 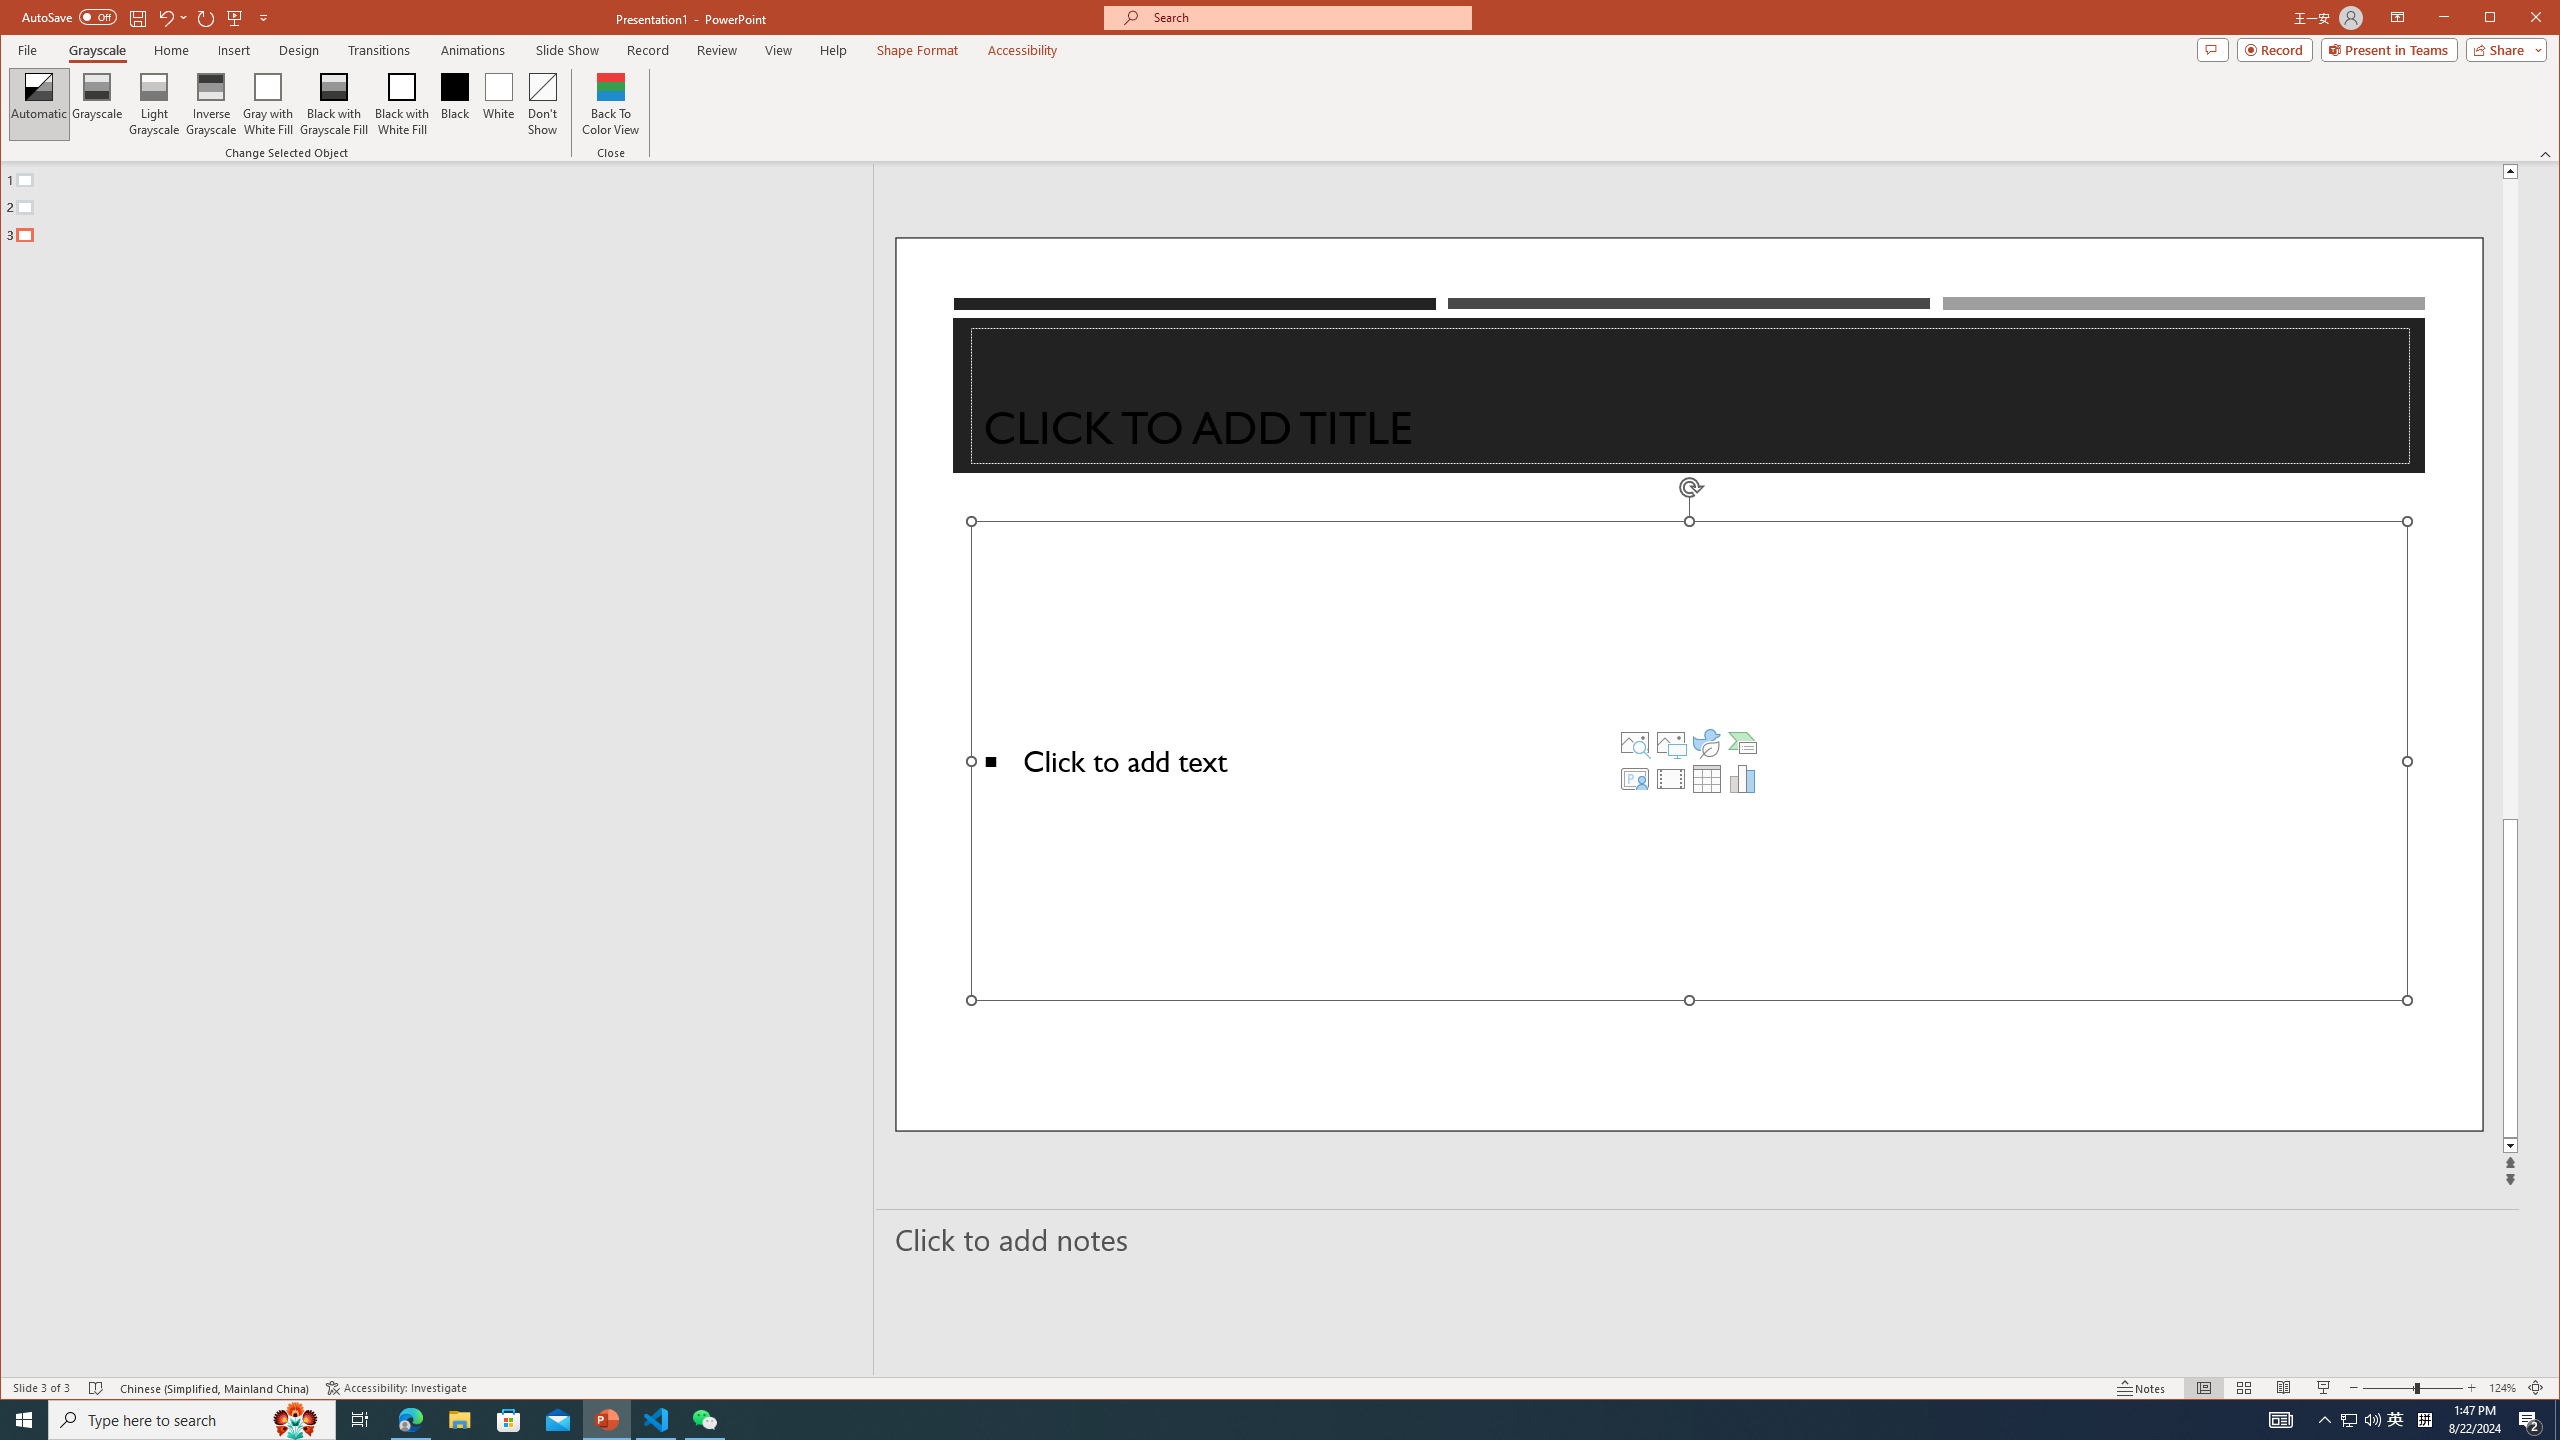 What do you see at coordinates (498, 103) in the screenshot?
I see `'White'` at bounding box center [498, 103].